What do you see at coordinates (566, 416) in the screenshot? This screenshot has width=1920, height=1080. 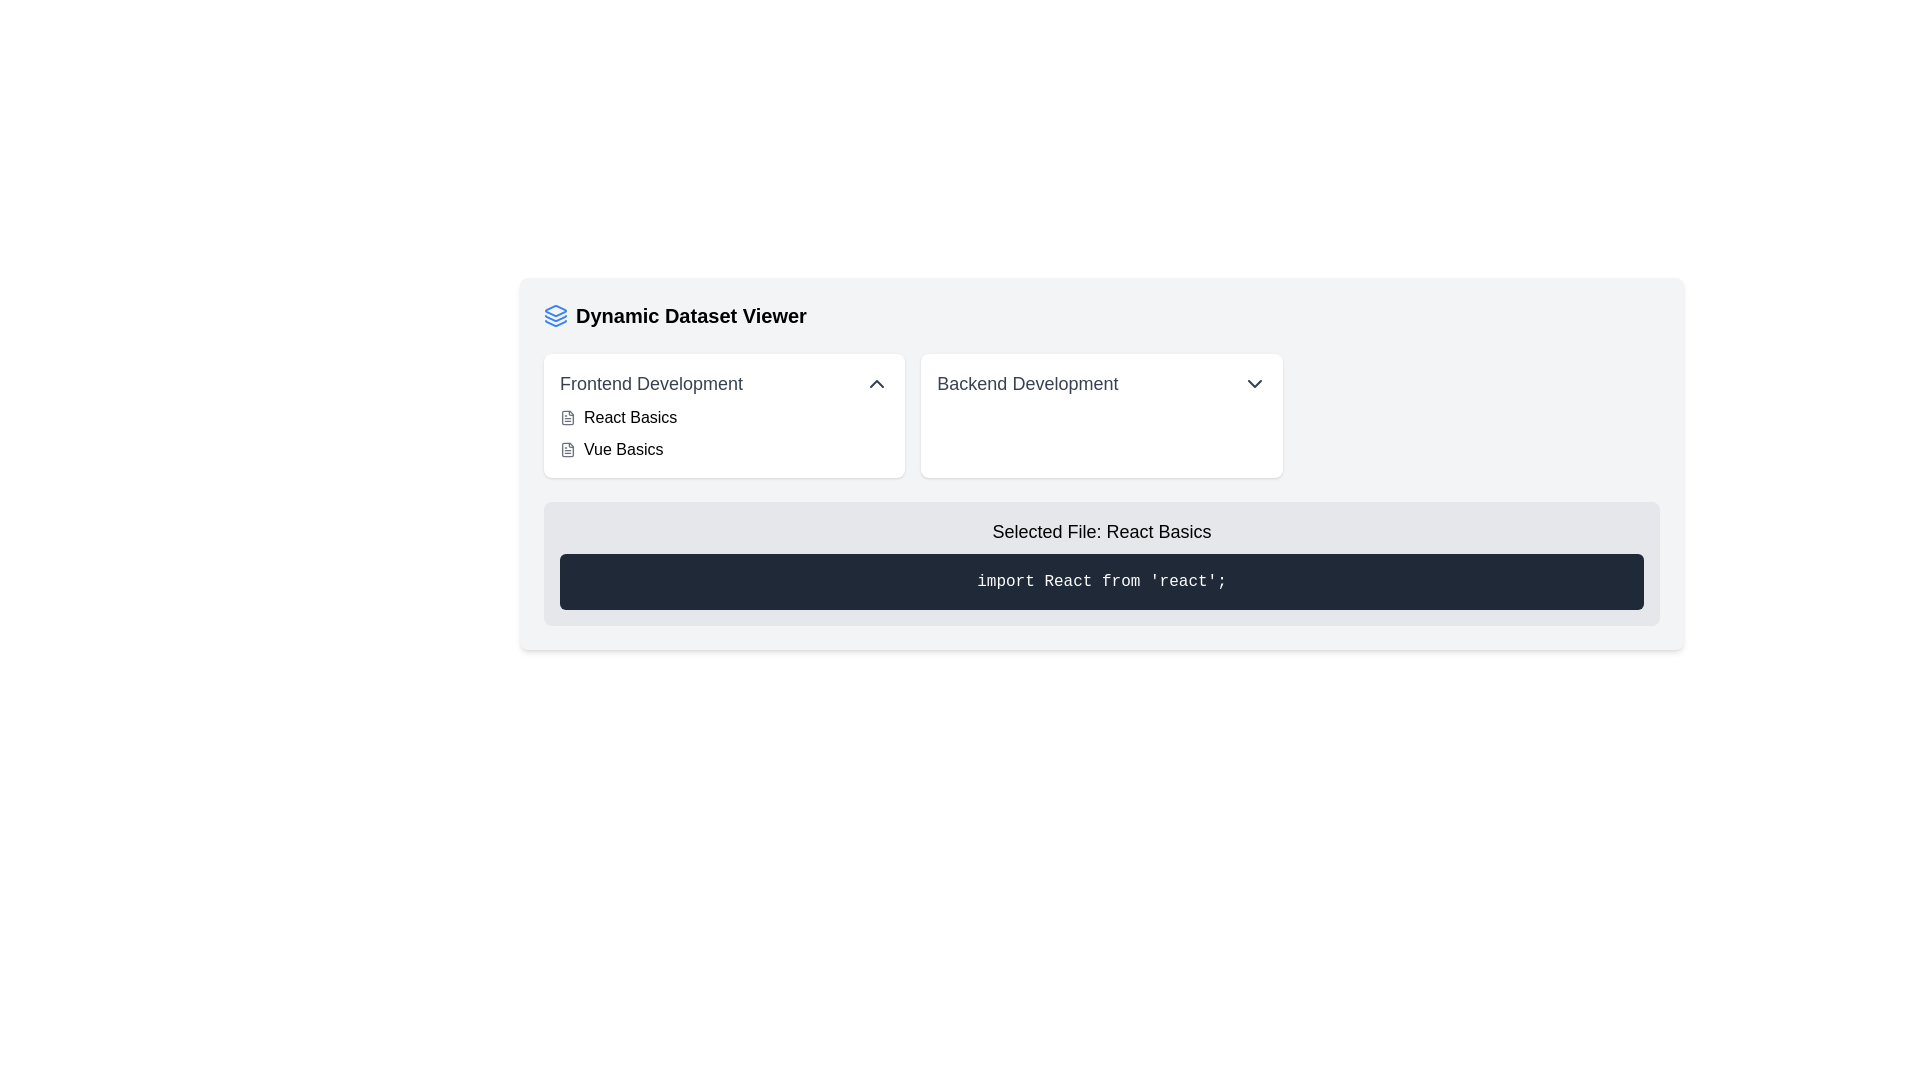 I see `the document icon that is styled in gray and located to the left of the text label 'React Basics' under the 'Frontend Development' category` at bounding box center [566, 416].